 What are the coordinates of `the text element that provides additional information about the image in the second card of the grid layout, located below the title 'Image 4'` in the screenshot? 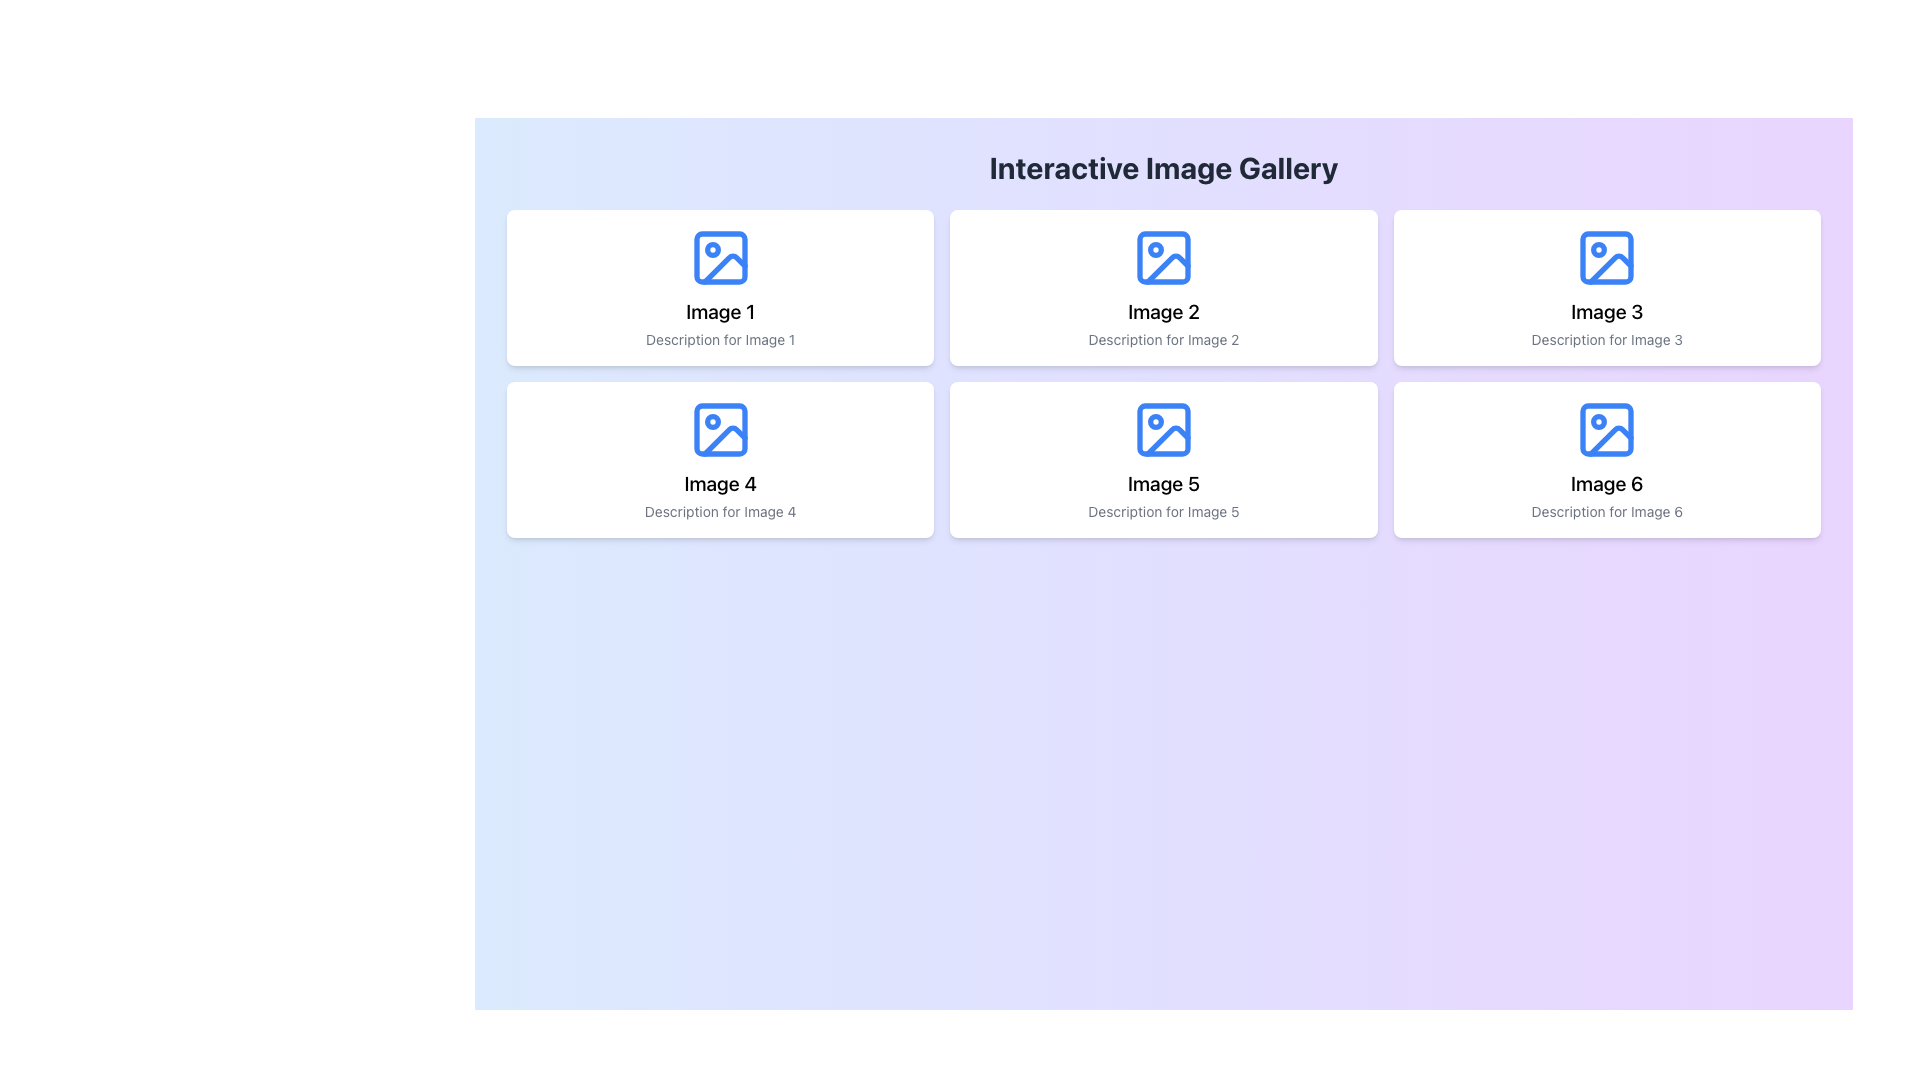 It's located at (720, 511).